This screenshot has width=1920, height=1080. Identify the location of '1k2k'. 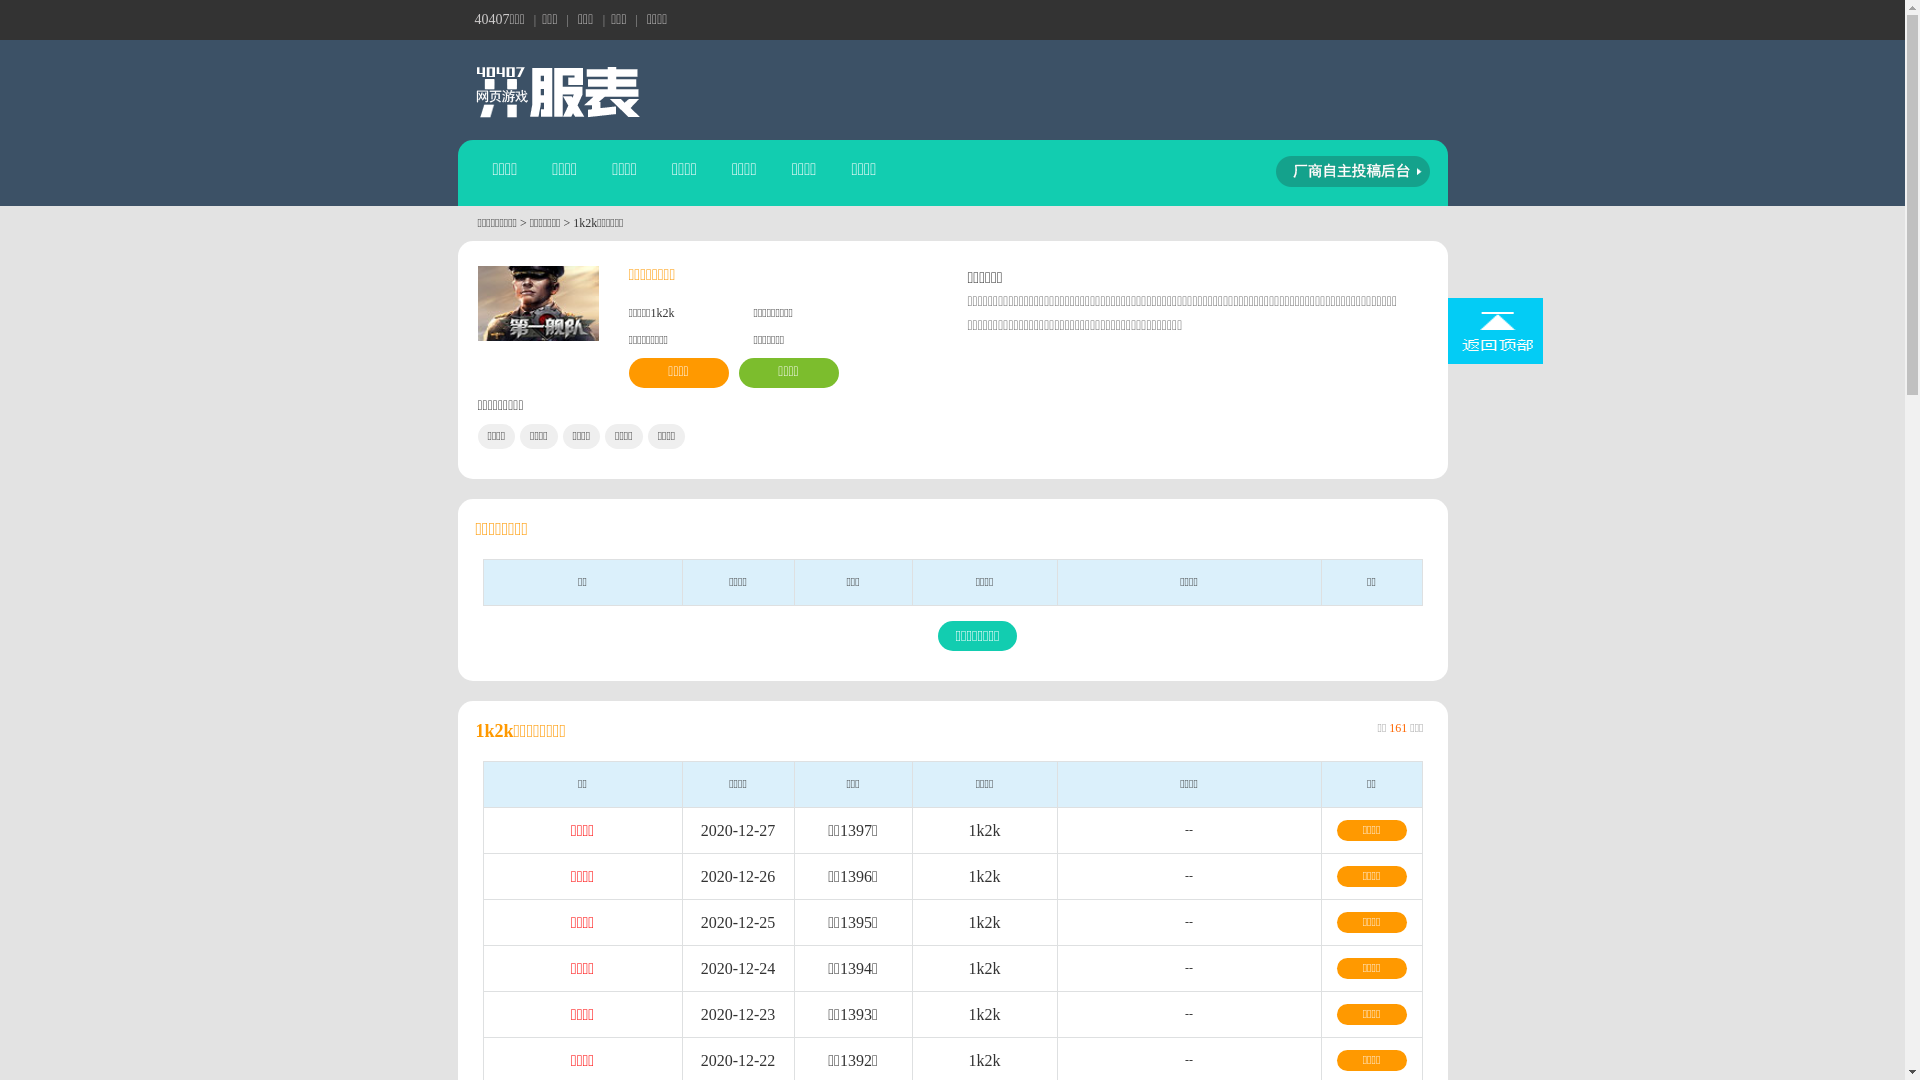
(983, 967).